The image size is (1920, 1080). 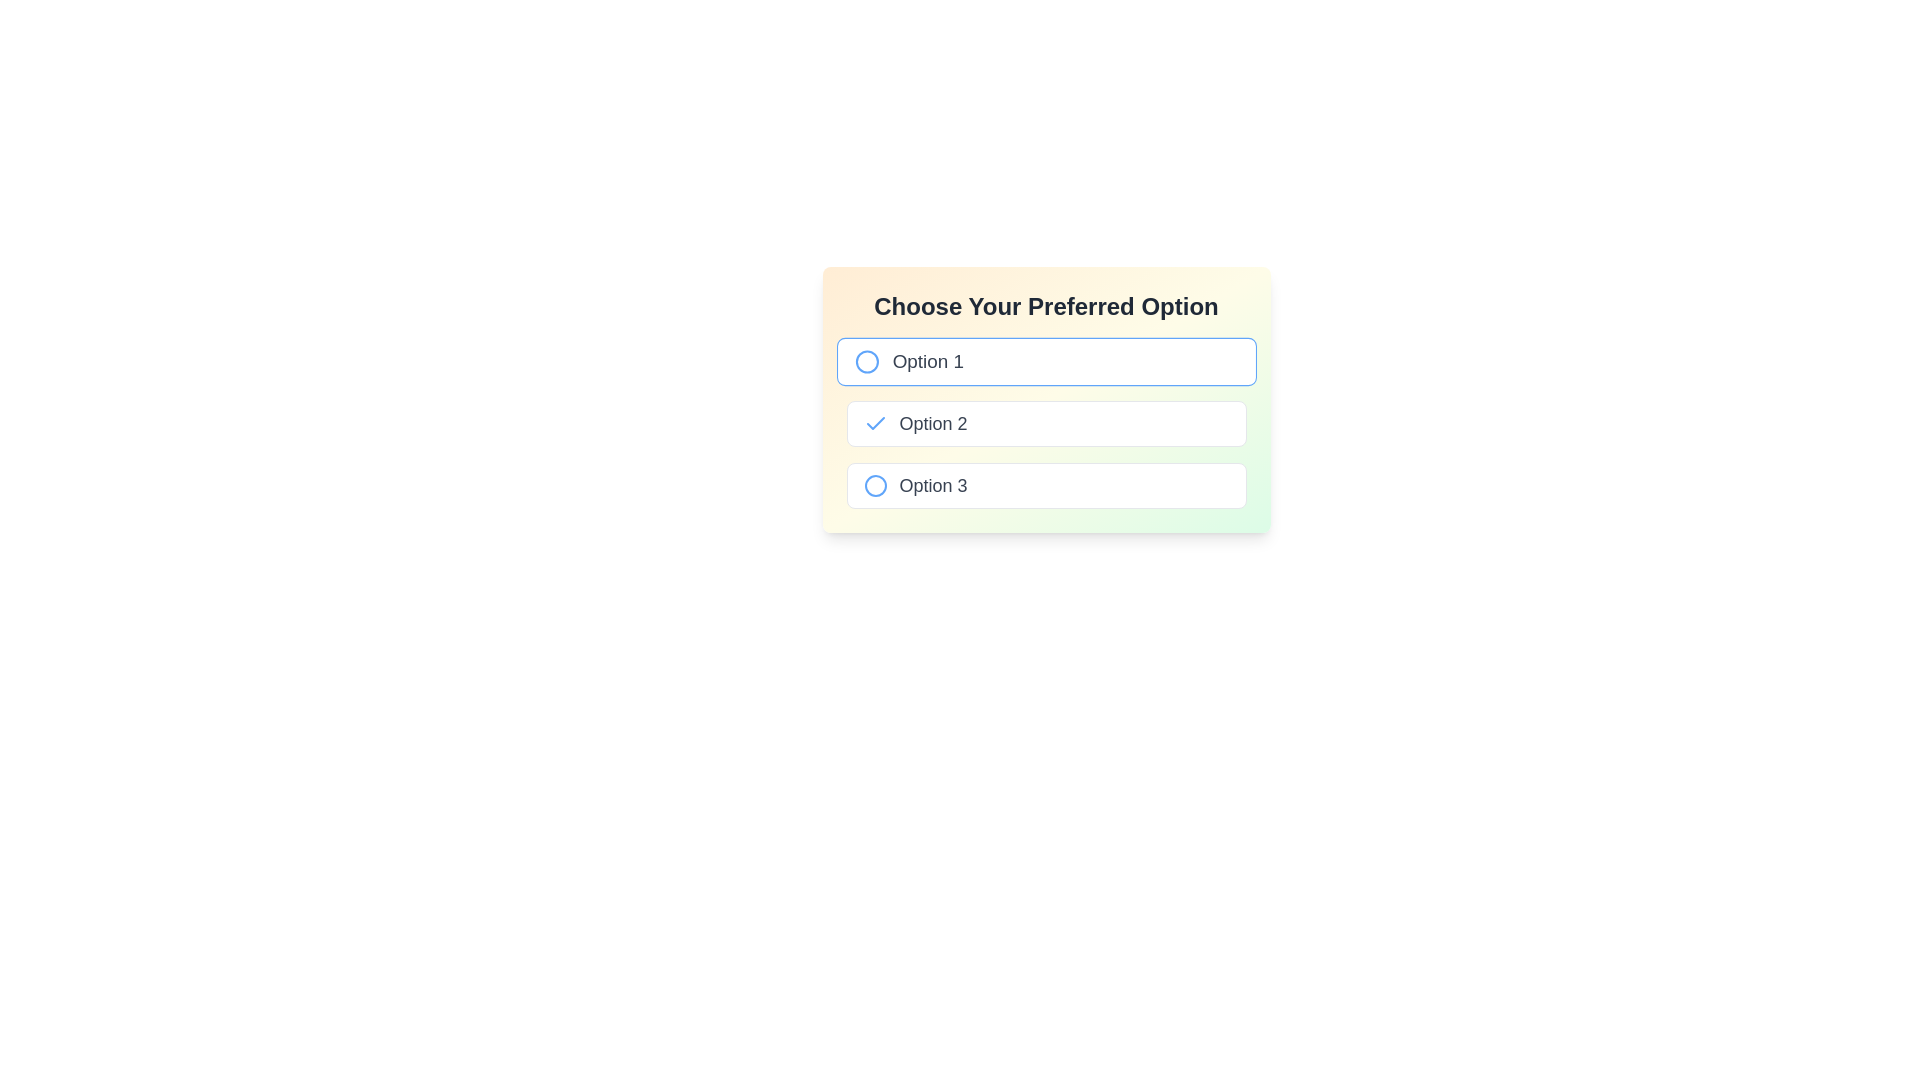 I want to click on the third radio button, which is a circular element with a thin outline located next to the 'Option 3' label, so click(x=875, y=486).